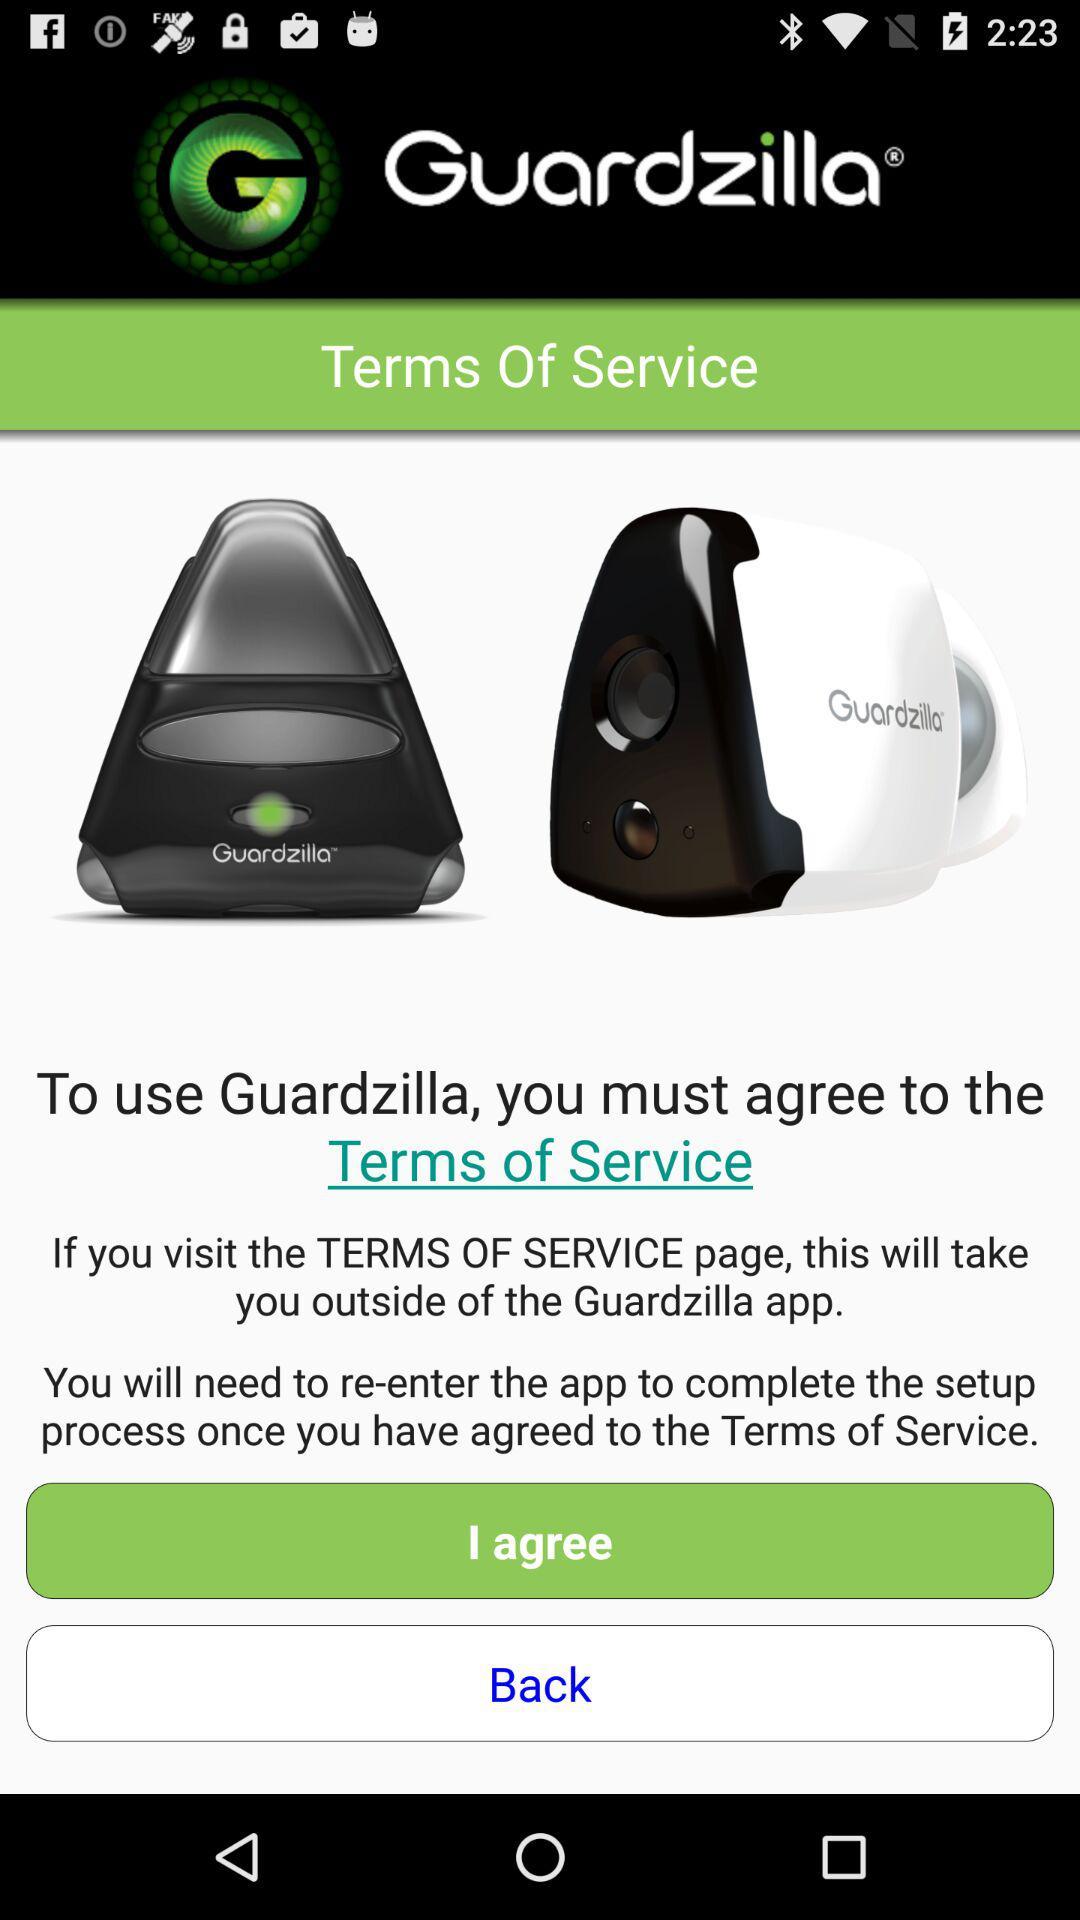  What do you see at coordinates (540, 1539) in the screenshot?
I see `i agree app` at bounding box center [540, 1539].